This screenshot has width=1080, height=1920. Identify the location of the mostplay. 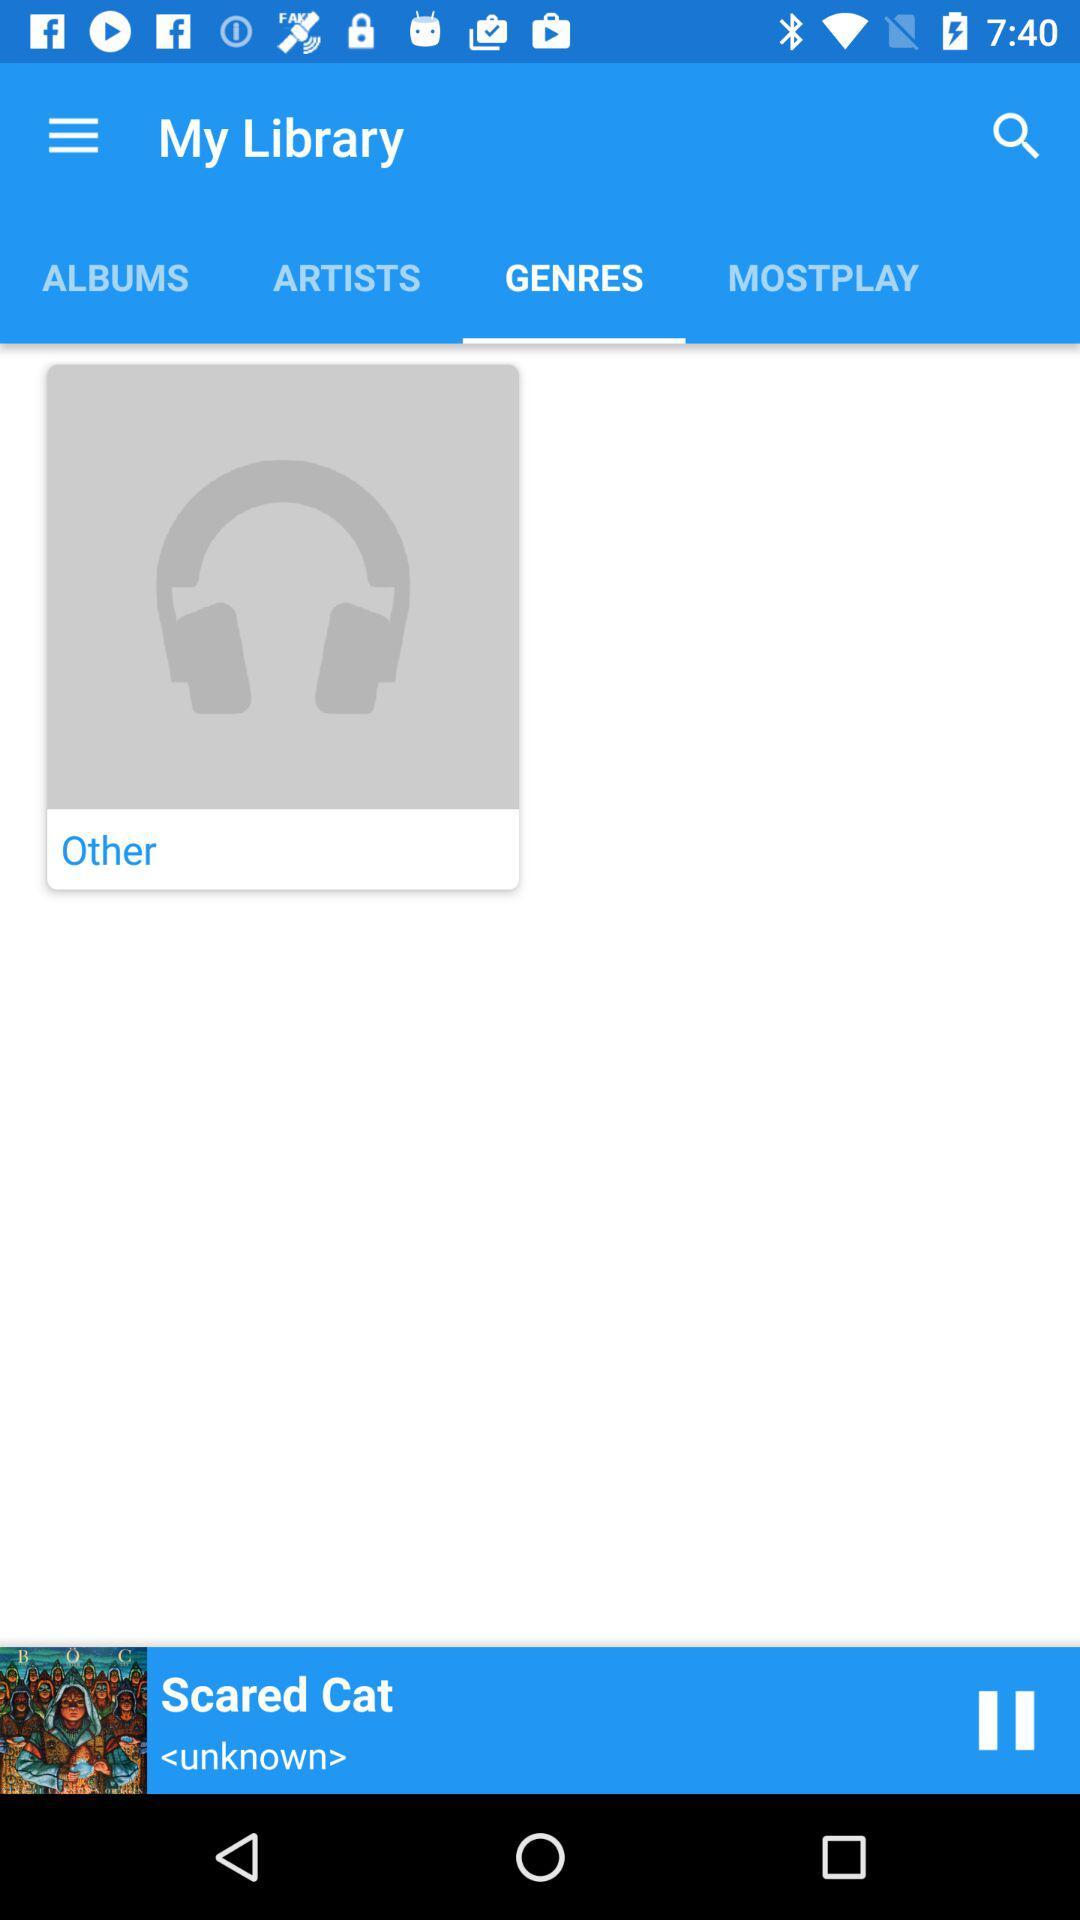
(823, 275).